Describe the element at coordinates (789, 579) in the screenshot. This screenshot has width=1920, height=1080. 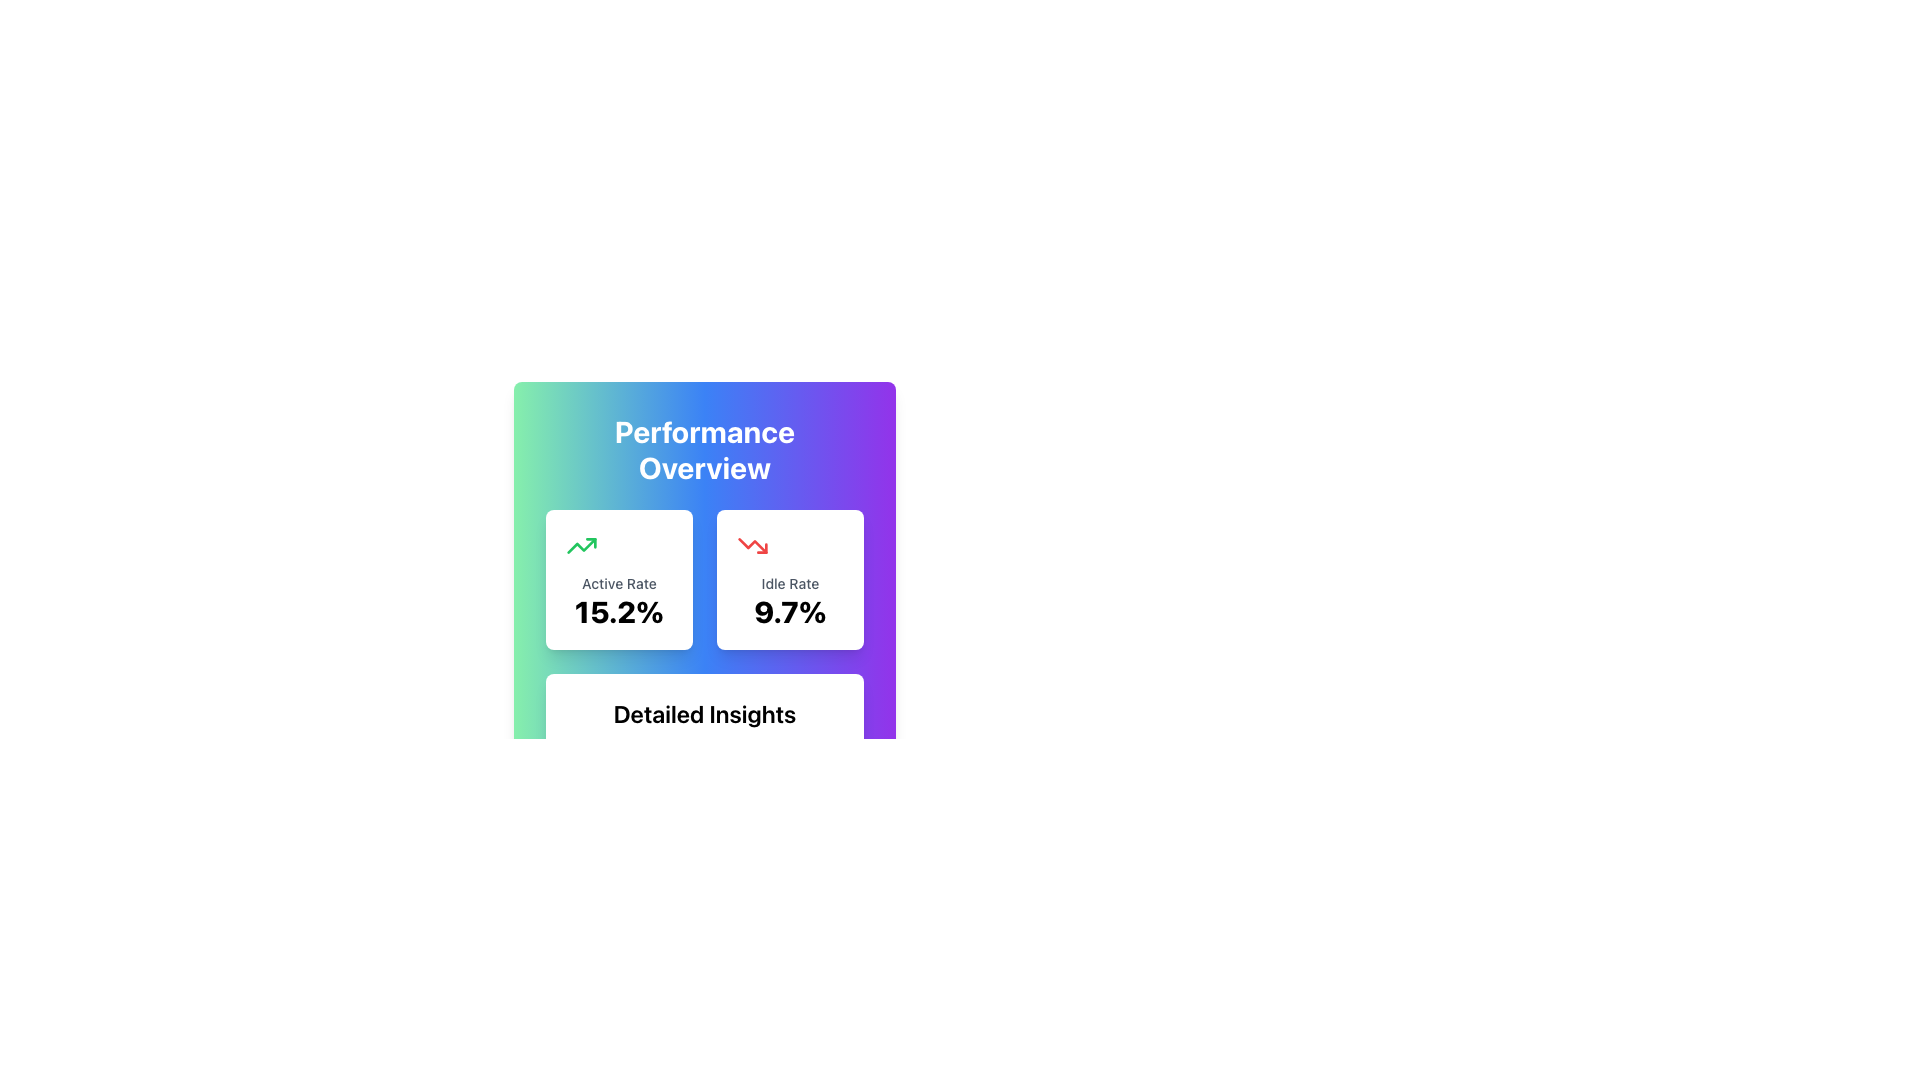
I see `text displayed on the Information card representing the current idle rate, located in the bottom-right of the grid beside the 'Active Rate' box` at that location.